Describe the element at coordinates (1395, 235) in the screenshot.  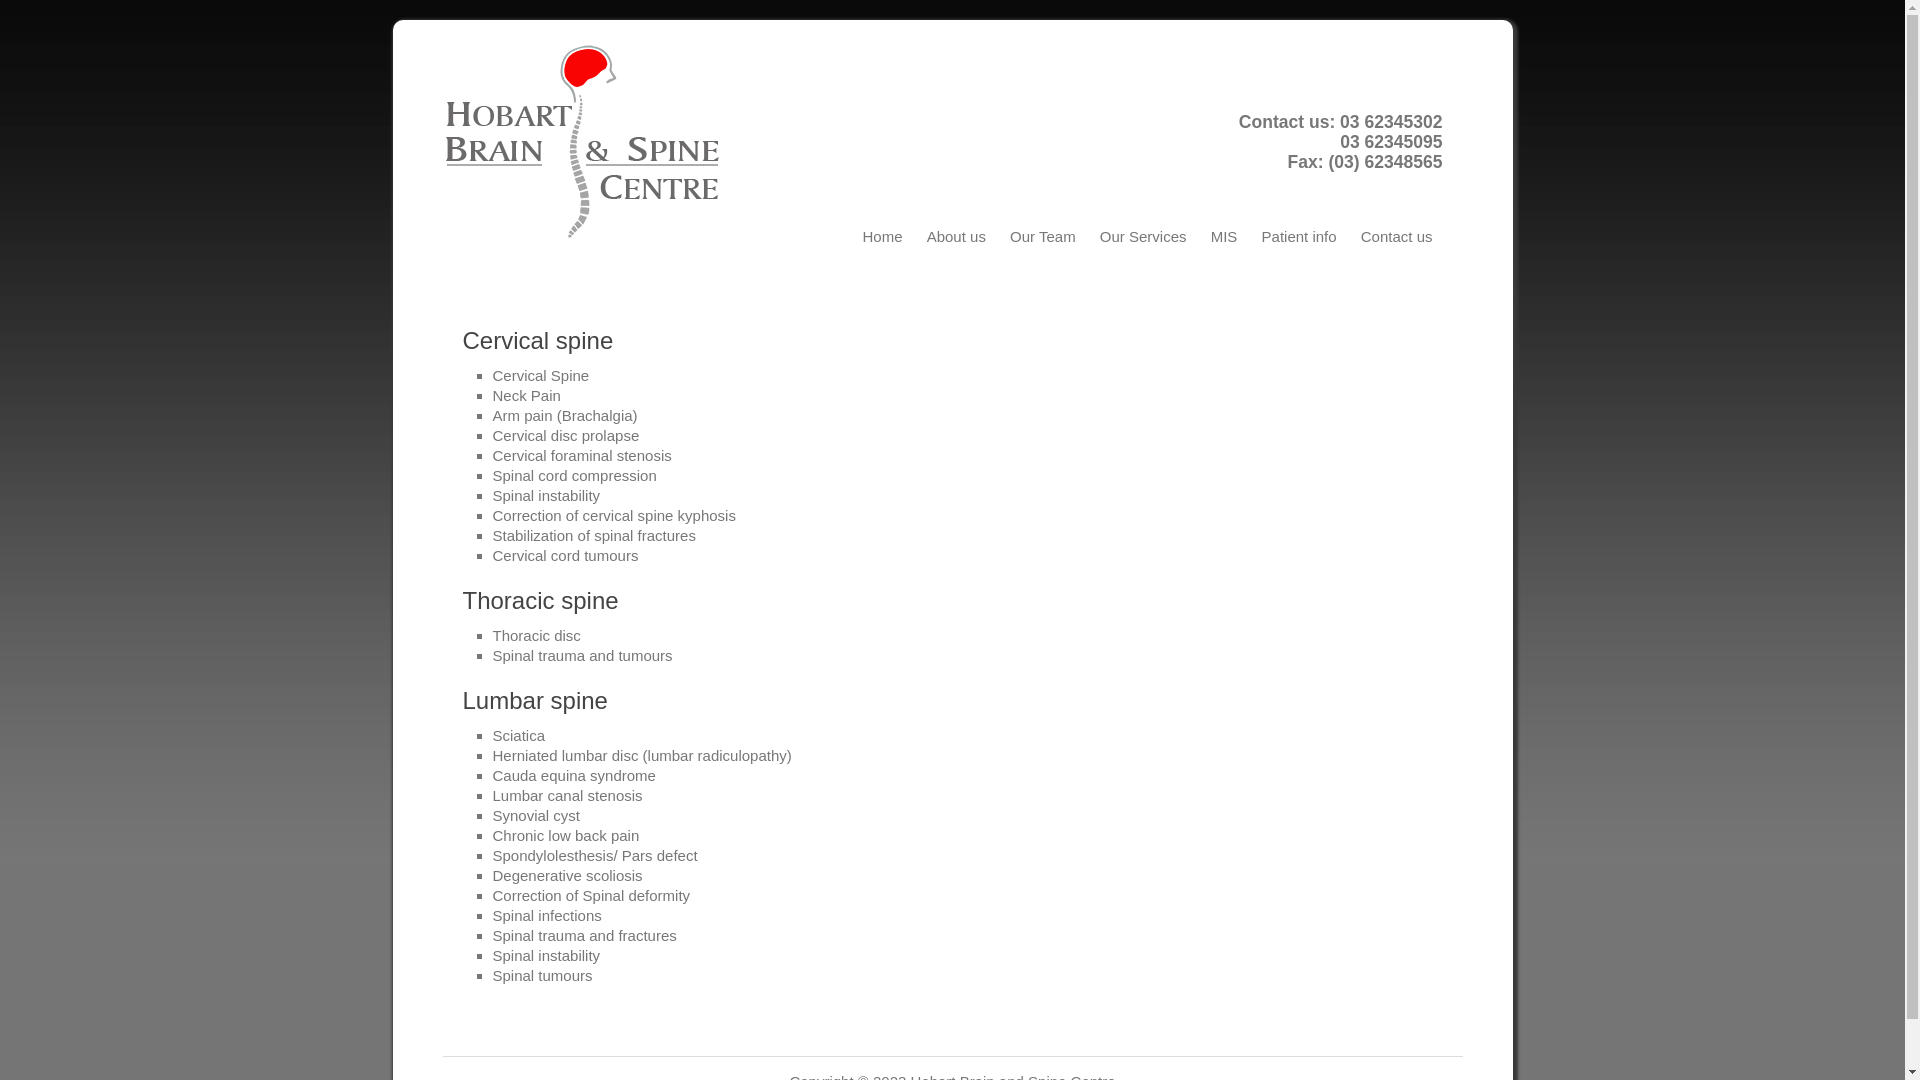
I see `'Contact us'` at that location.